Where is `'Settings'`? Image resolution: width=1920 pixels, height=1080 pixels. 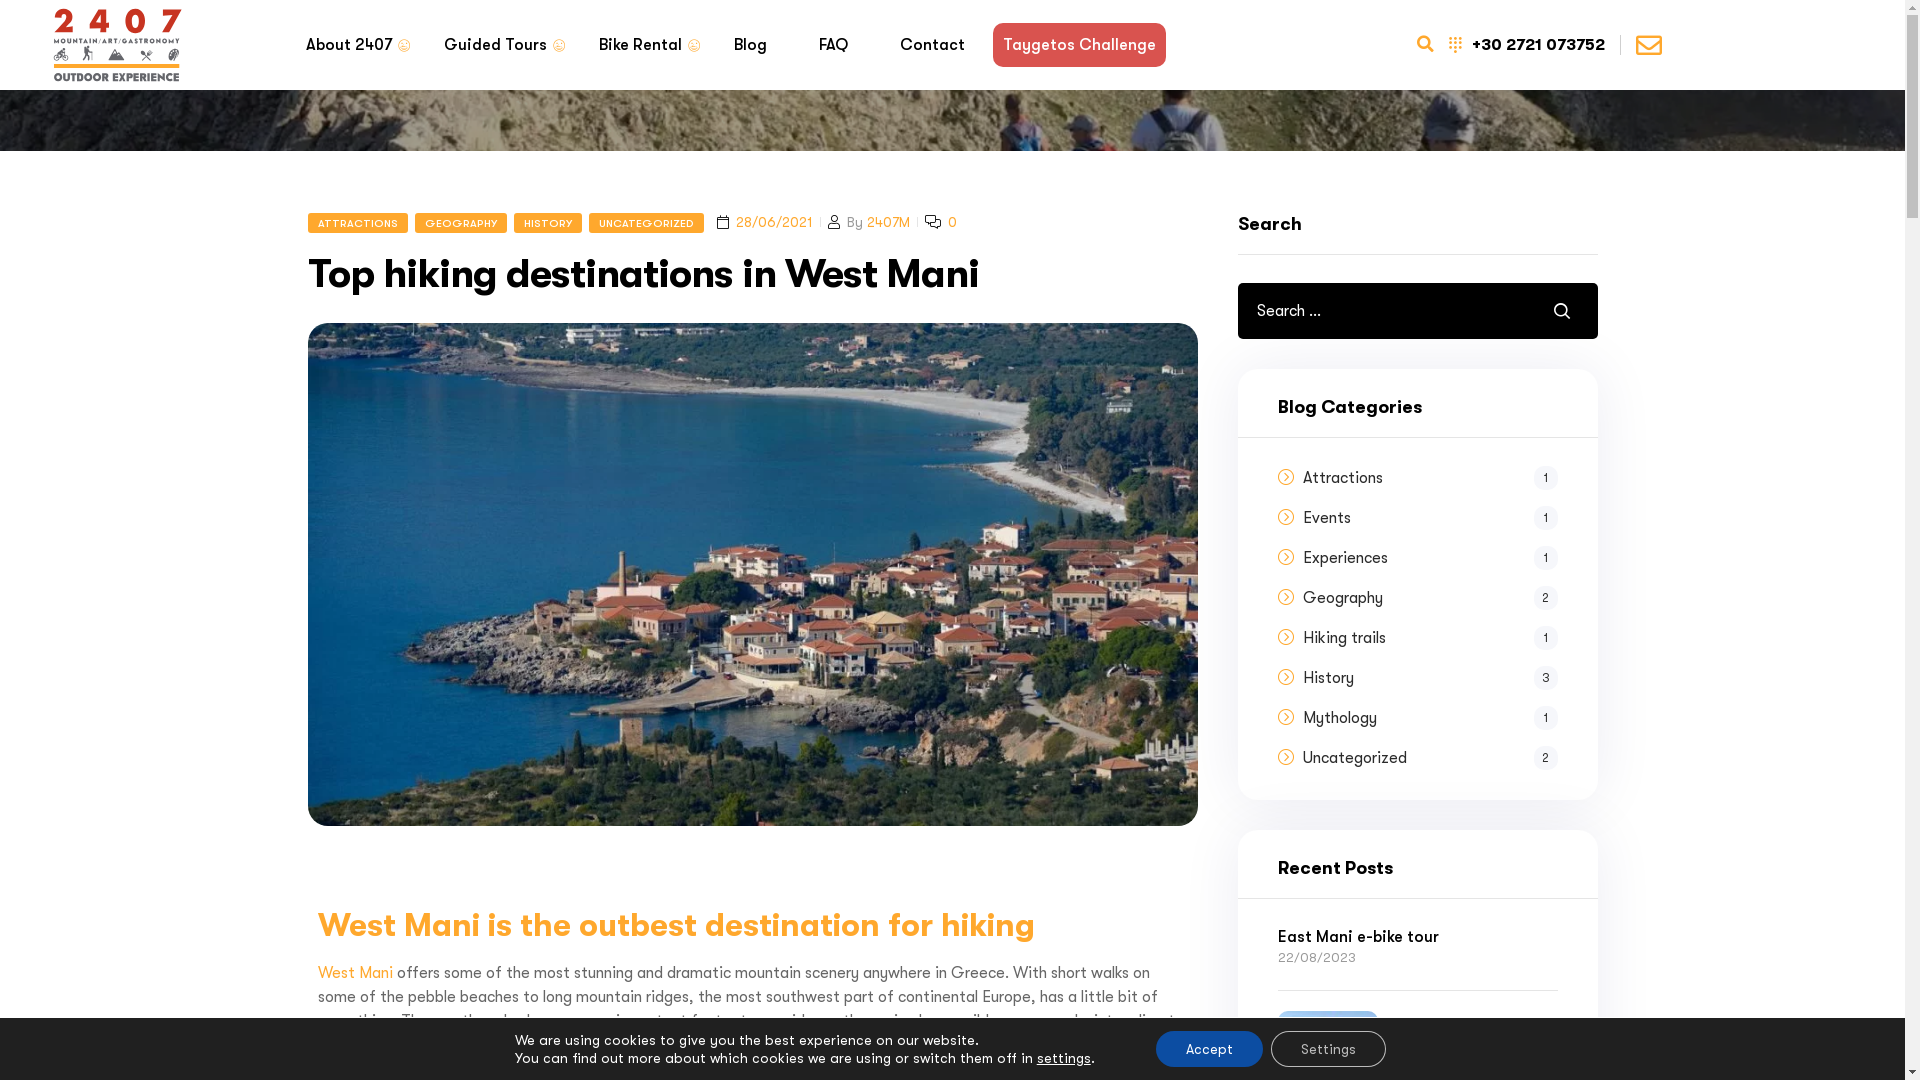
'Settings' is located at coordinates (1328, 1048).